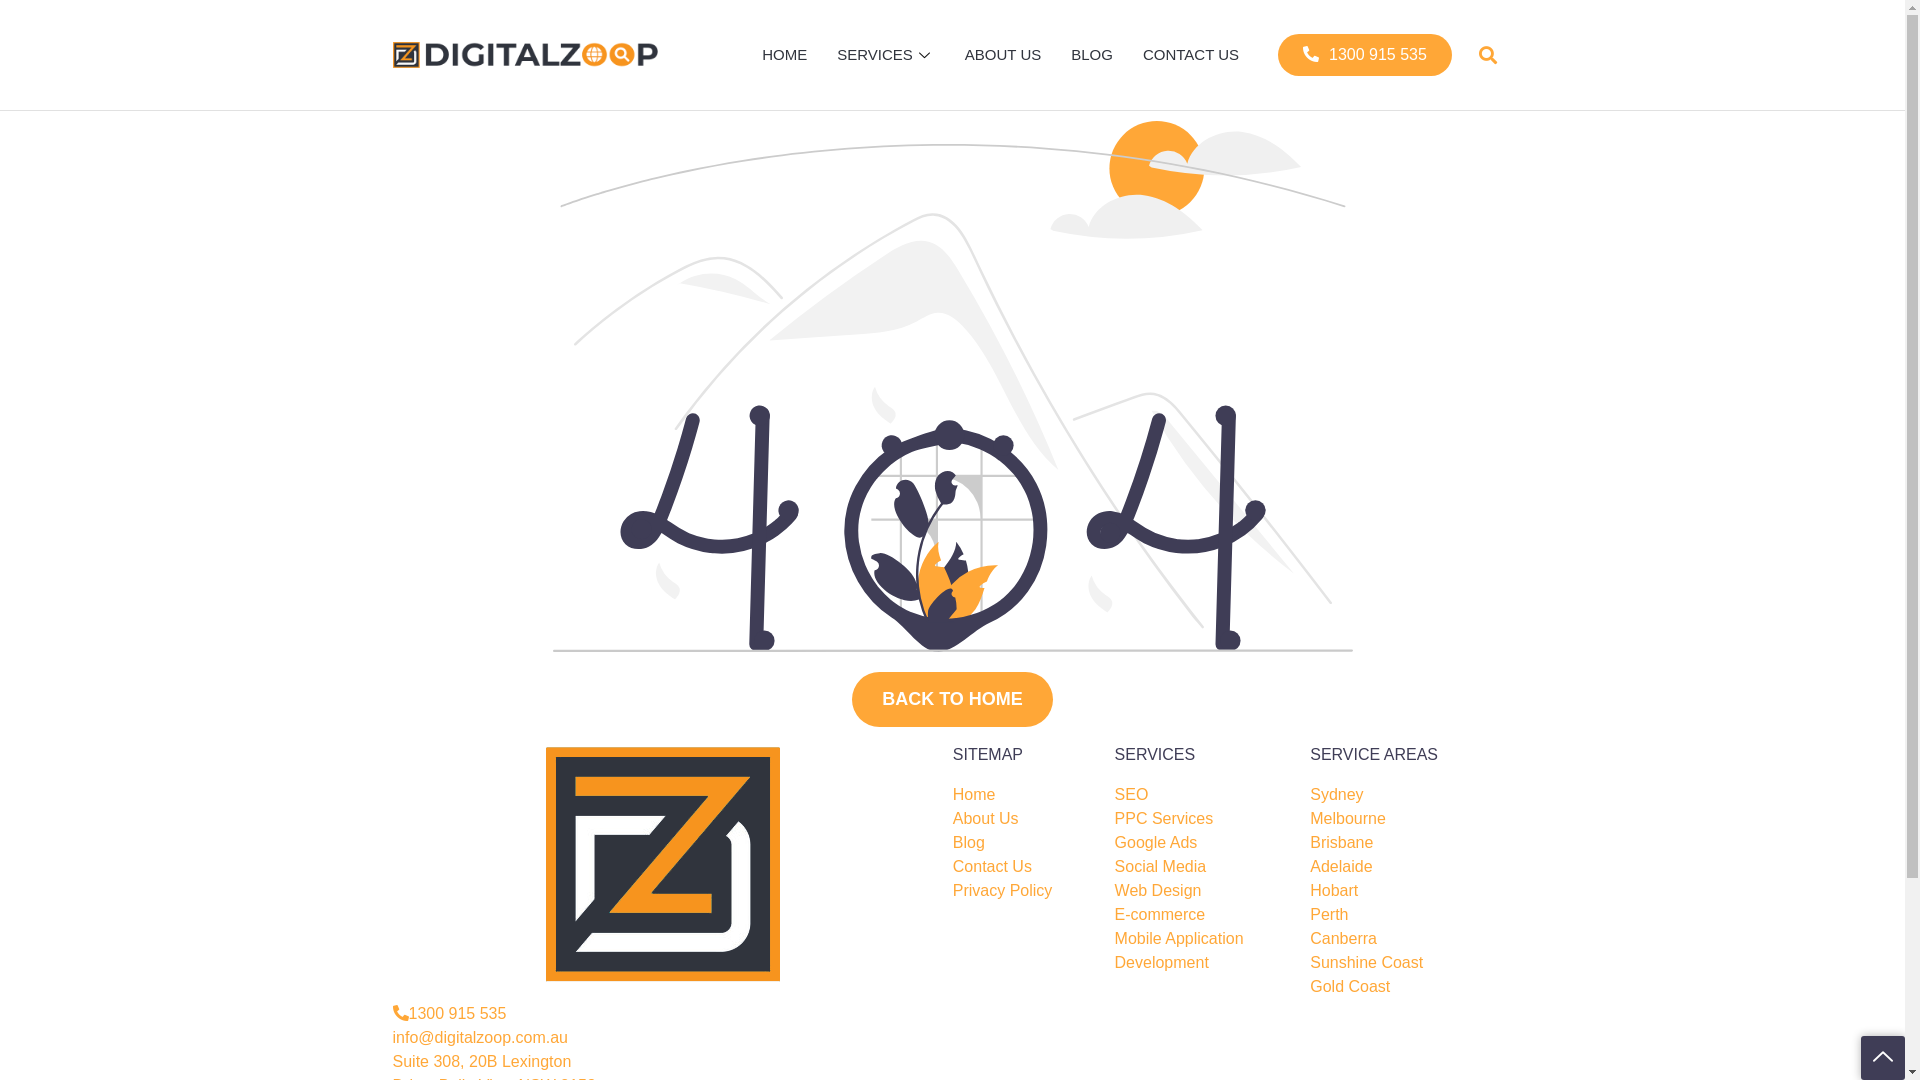 Image resolution: width=1920 pixels, height=1080 pixels. I want to click on 'E-commerce', so click(1160, 914).